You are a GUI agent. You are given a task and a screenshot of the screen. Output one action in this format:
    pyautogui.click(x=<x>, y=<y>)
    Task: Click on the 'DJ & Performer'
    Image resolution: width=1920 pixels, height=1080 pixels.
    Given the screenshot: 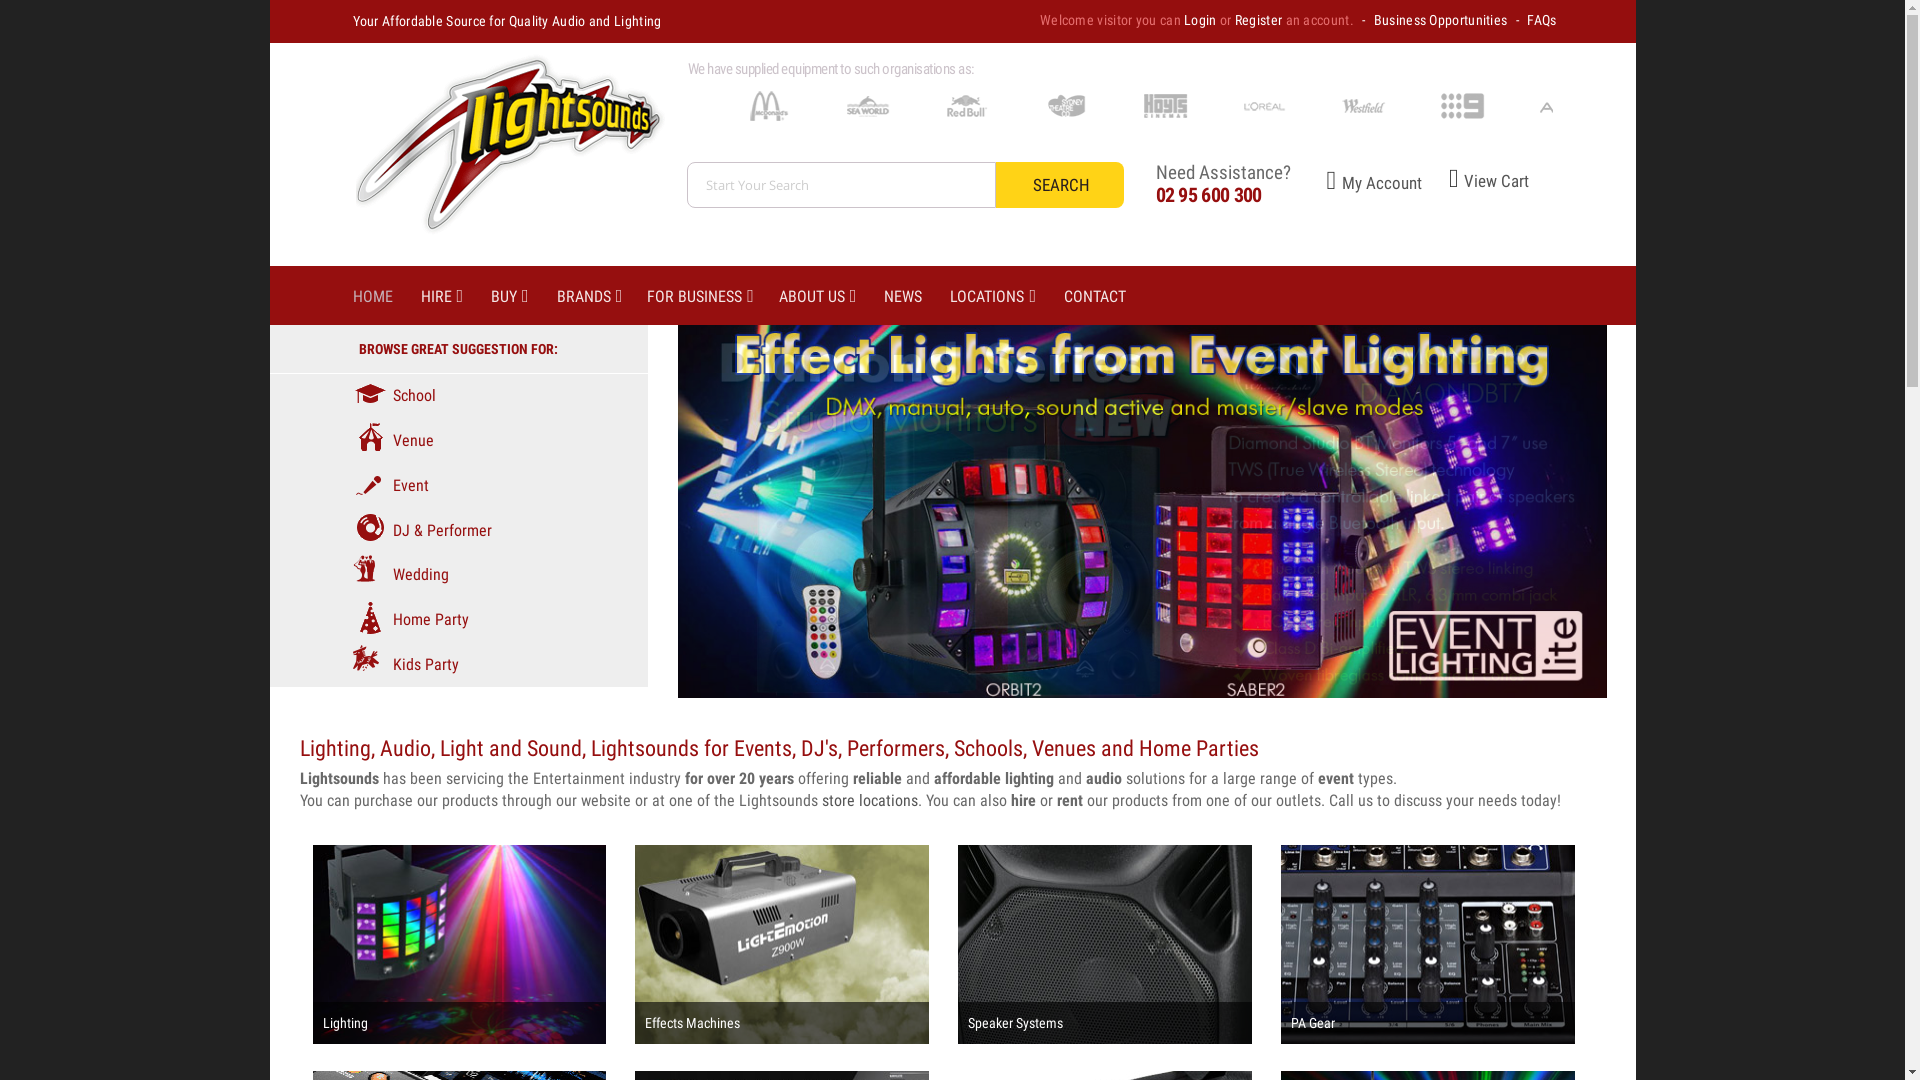 What is the action you would take?
    pyautogui.click(x=420, y=529)
    